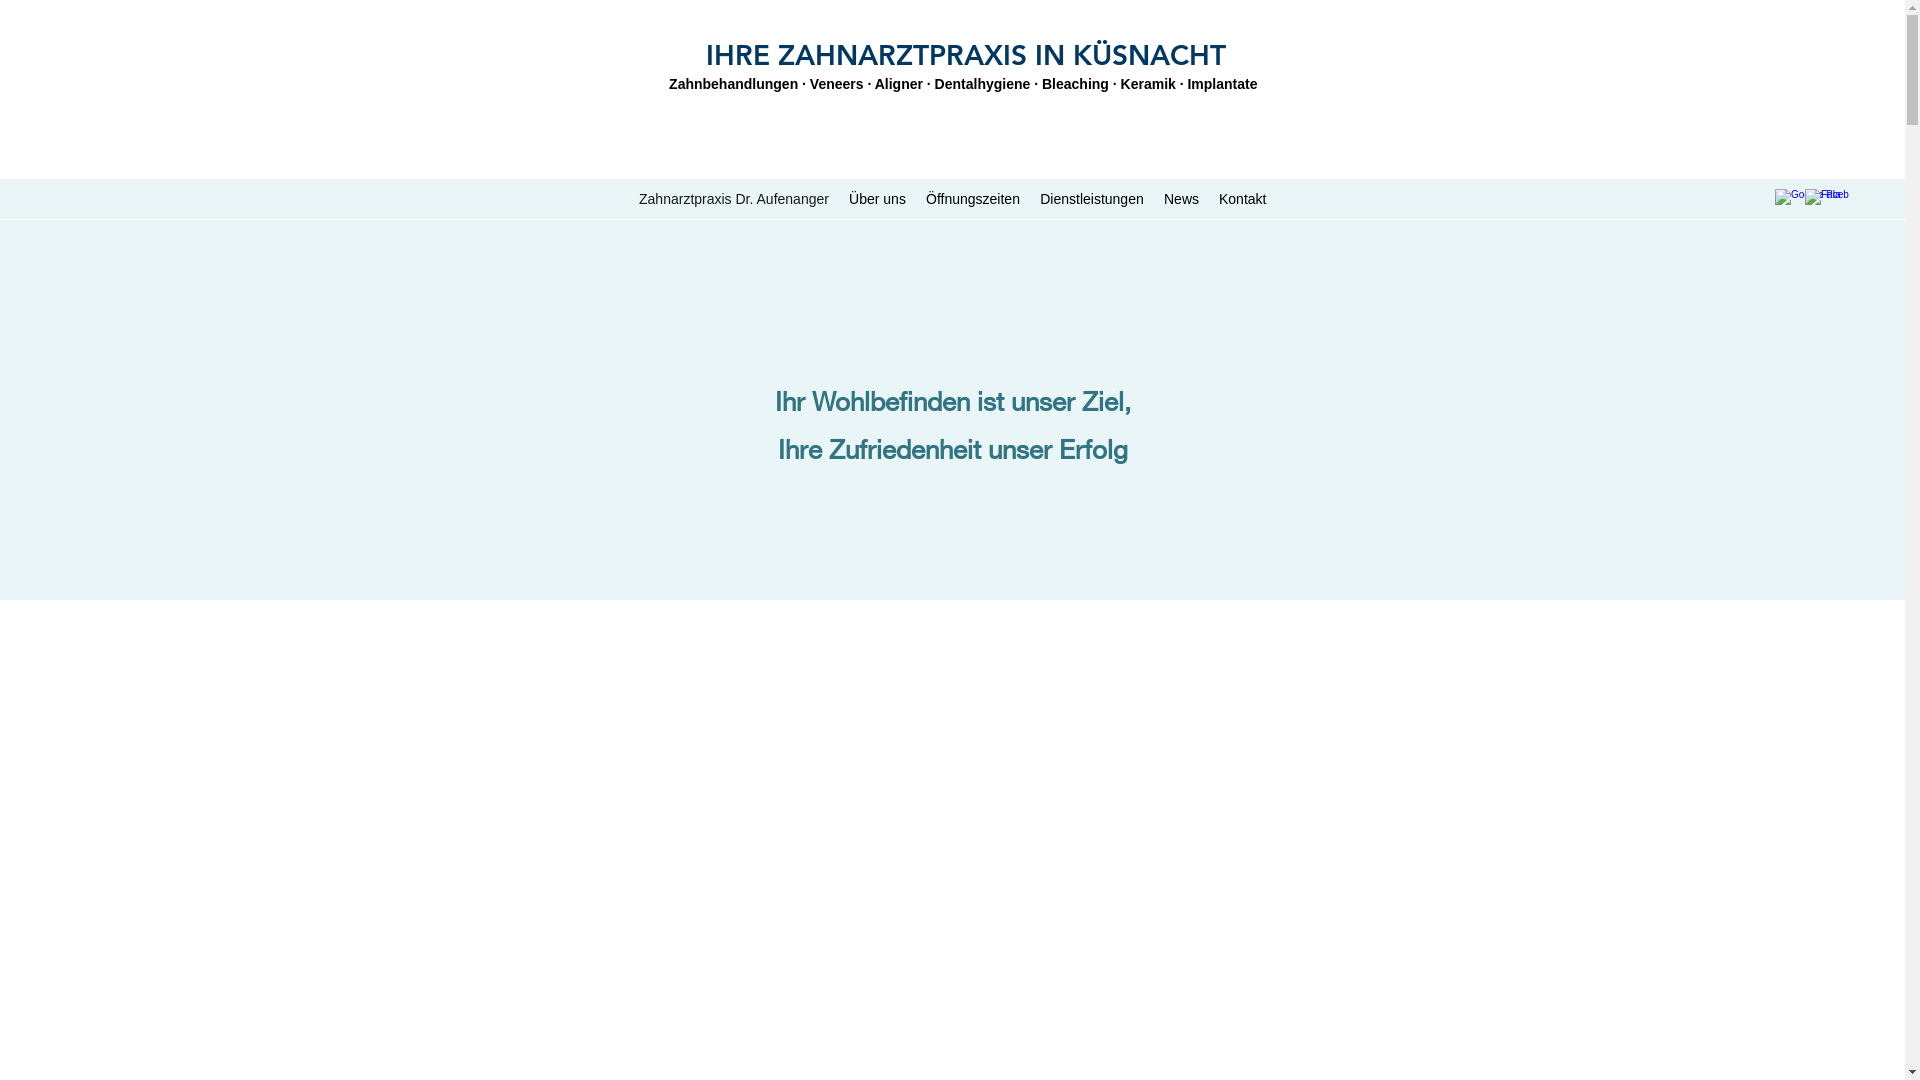  What do you see at coordinates (1091, 199) in the screenshot?
I see `'Dienstleistungen'` at bounding box center [1091, 199].